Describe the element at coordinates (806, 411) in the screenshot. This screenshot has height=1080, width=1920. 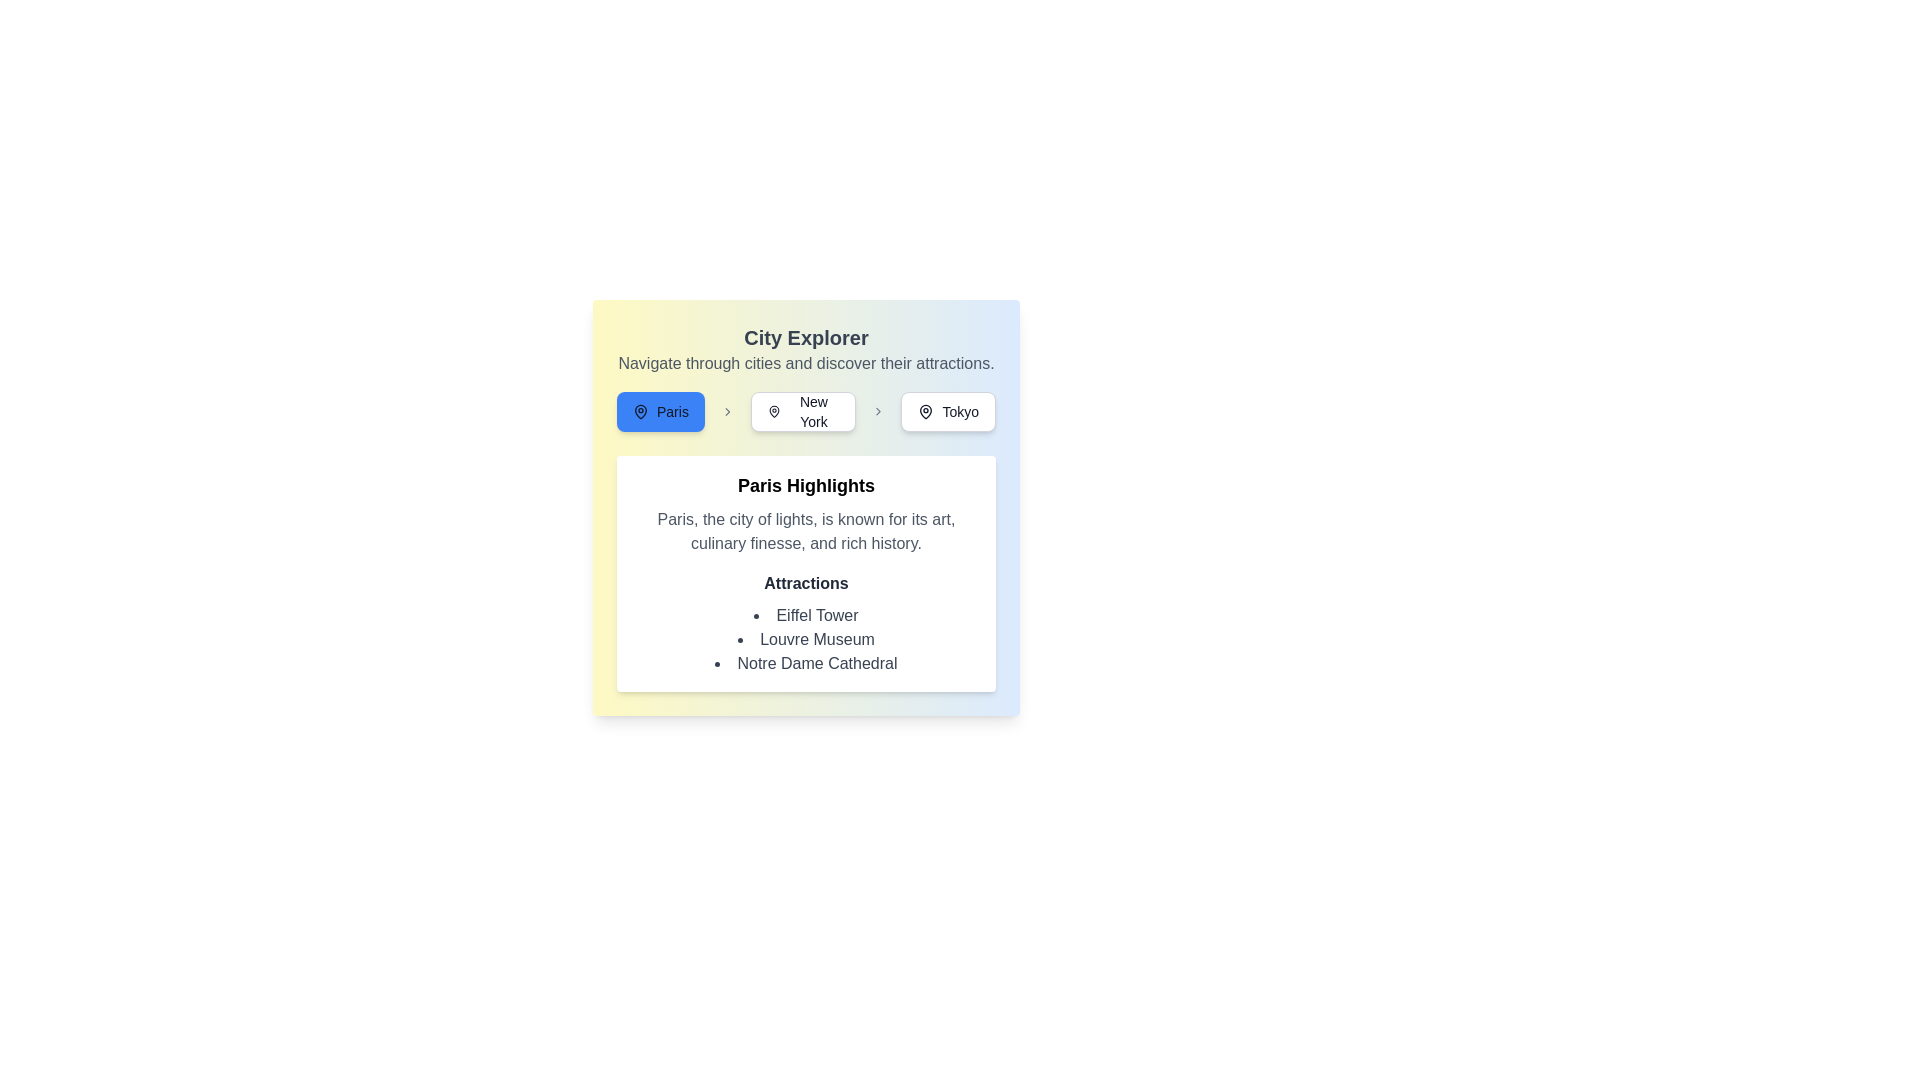
I see `the 'New York' button, which is a rectangular button with a light gray border and a pin icon, located in the 'City Explorer' section between the 'Paris' and 'Tokyo' buttons` at that location.